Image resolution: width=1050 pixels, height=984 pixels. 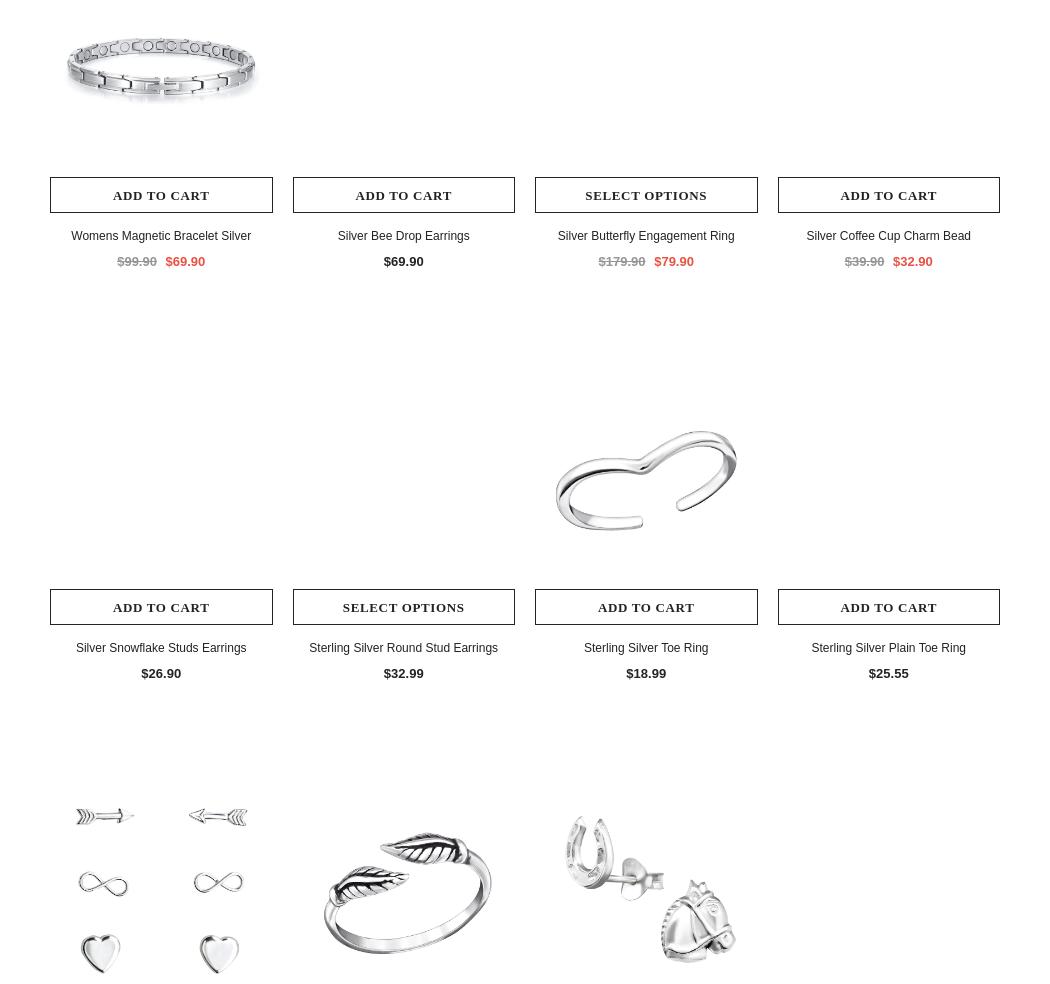 I want to click on 'Sterling Silver Toe Ring', so click(x=644, y=647).